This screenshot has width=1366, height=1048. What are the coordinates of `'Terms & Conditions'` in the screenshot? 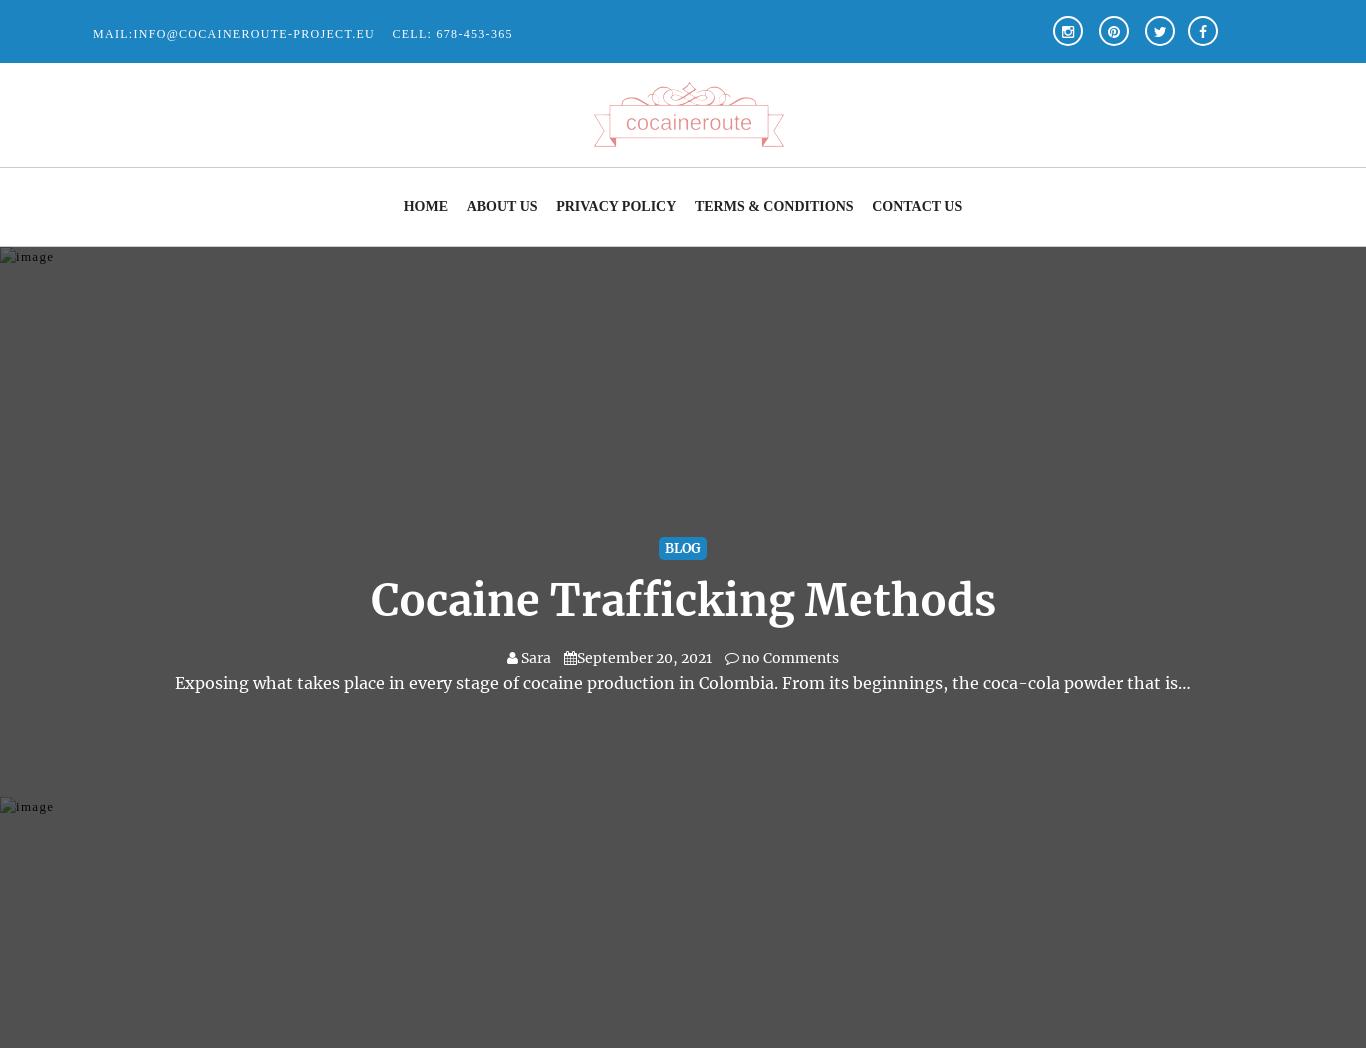 It's located at (773, 205).